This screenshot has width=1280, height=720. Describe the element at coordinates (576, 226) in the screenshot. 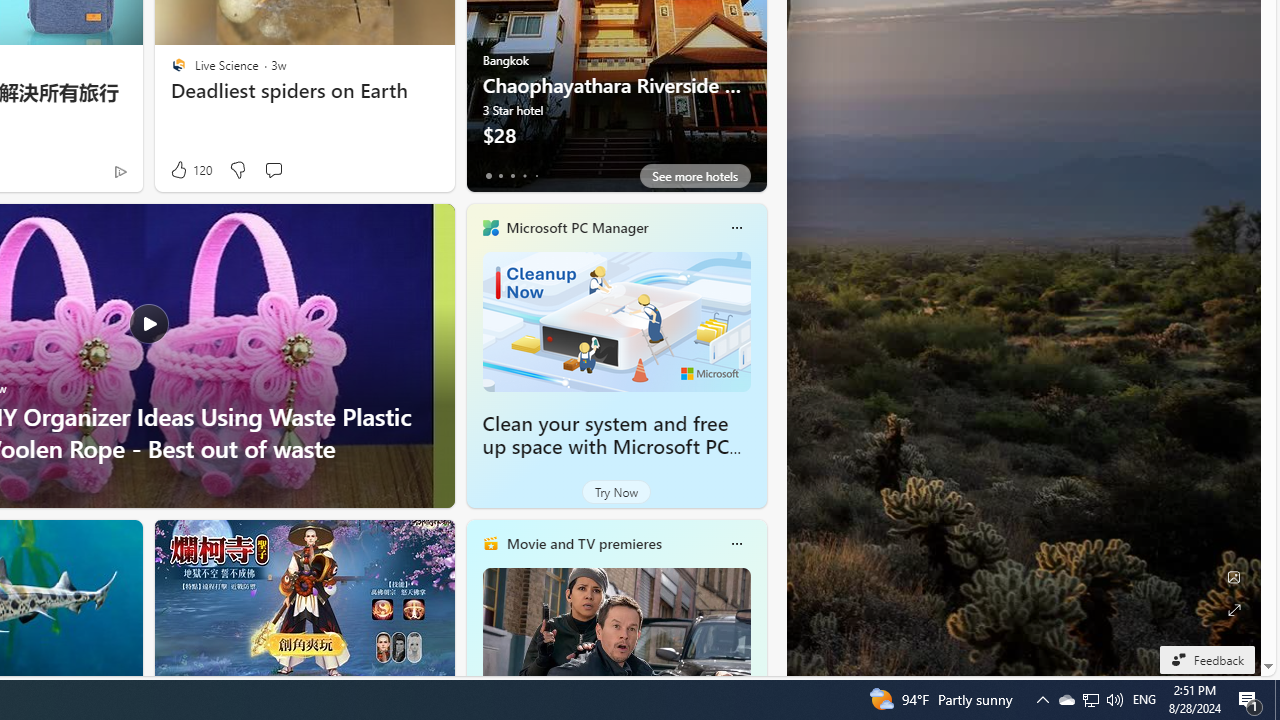

I see `'Microsoft PC Manager'` at that location.